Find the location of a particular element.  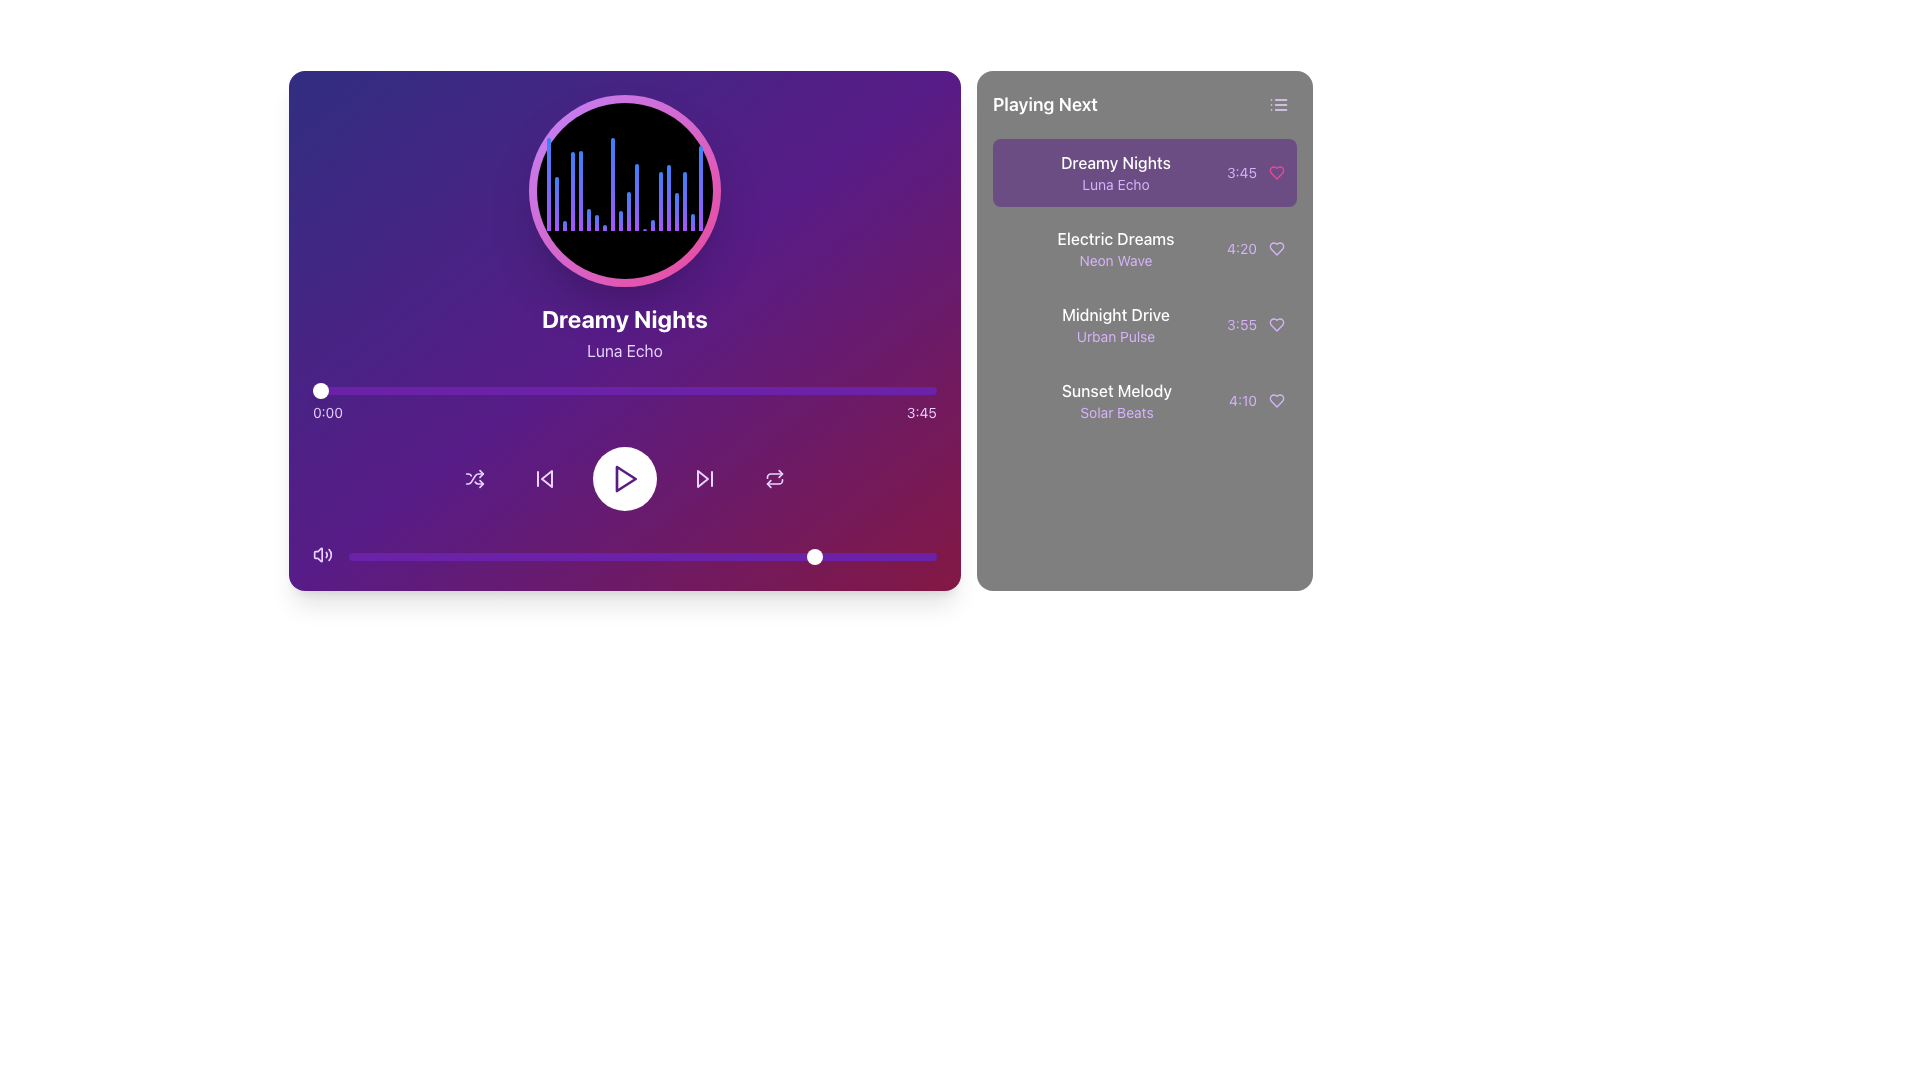

the text label displaying the duration '3:45' in a small, purple font, which is located in the 'Playing Next' section next to the heart icon for the track 'Dreamy Nights - Luna Echo' is located at coordinates (1255, 172).